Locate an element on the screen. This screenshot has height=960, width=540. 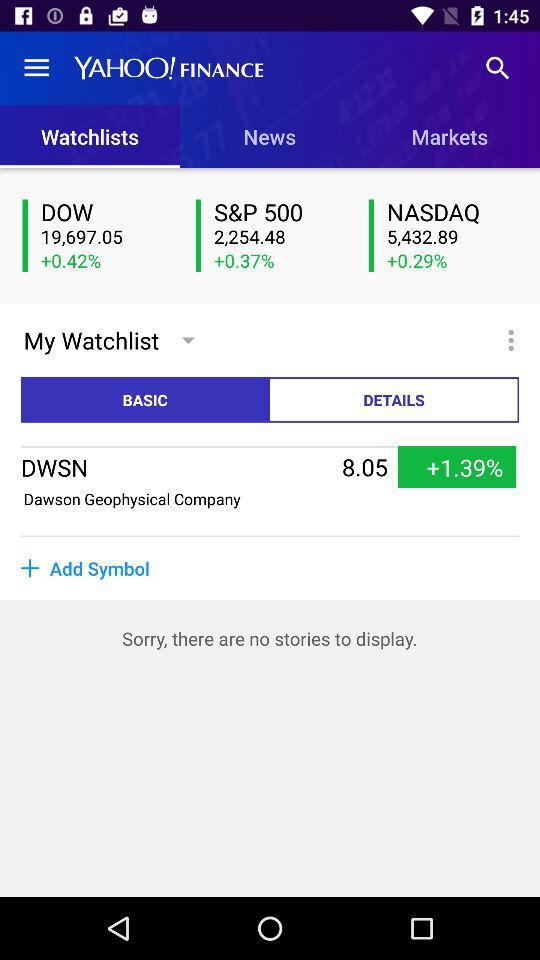
dawson geophysical company item is located at coordinates (132, 497).